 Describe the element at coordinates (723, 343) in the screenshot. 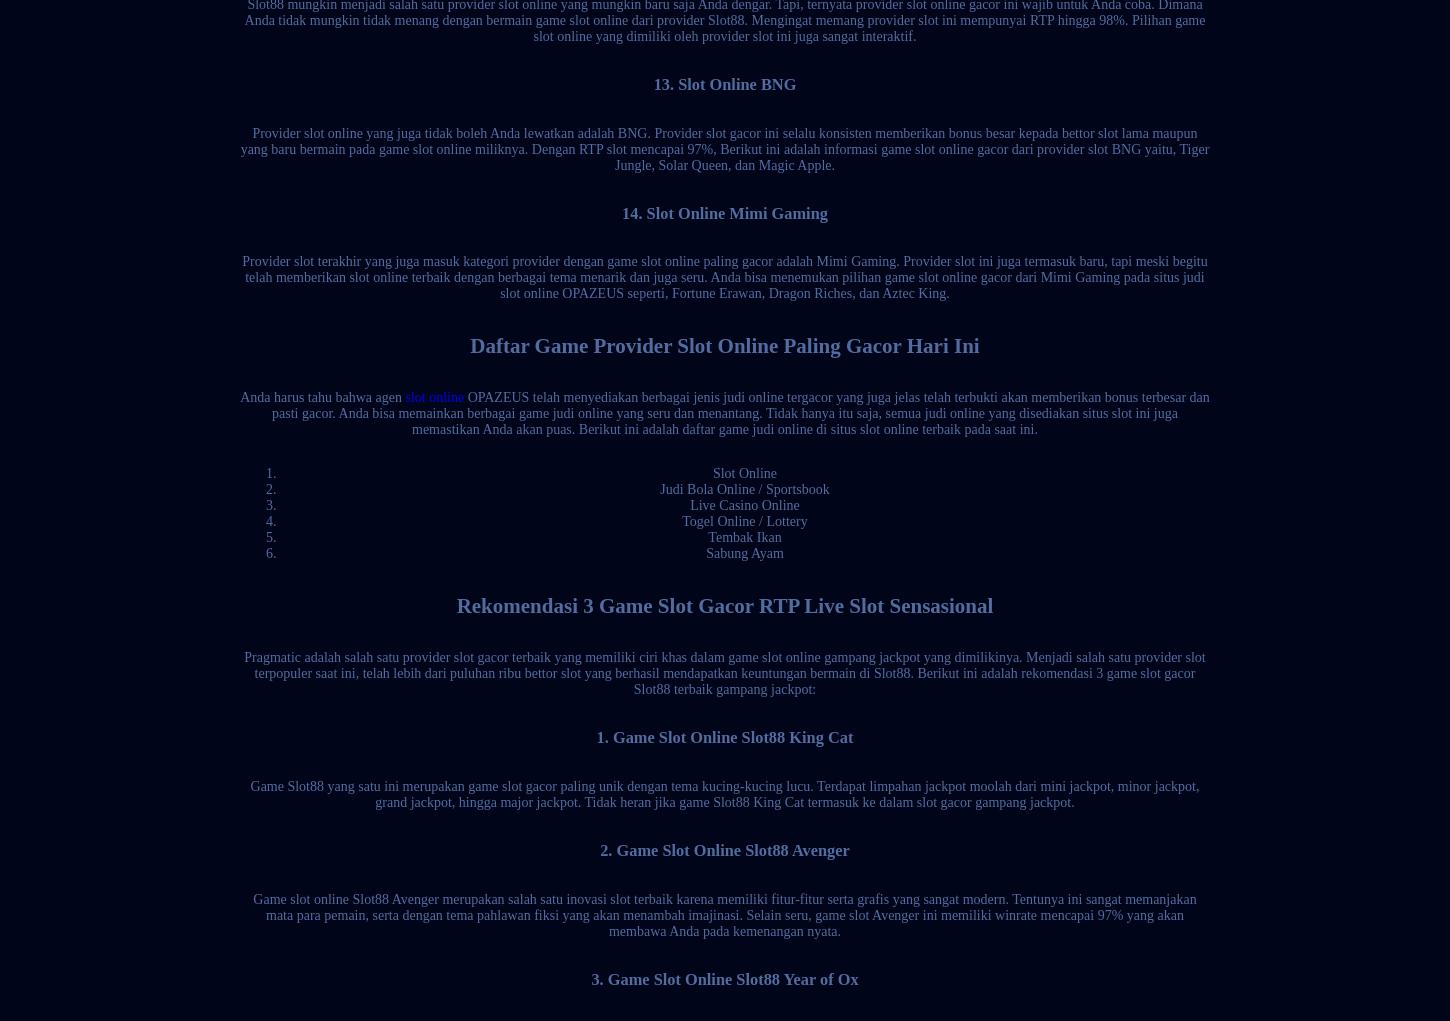

I see `'Daftar Game Provider Slot Online Paling Gacor Hari Ini'` at that location.